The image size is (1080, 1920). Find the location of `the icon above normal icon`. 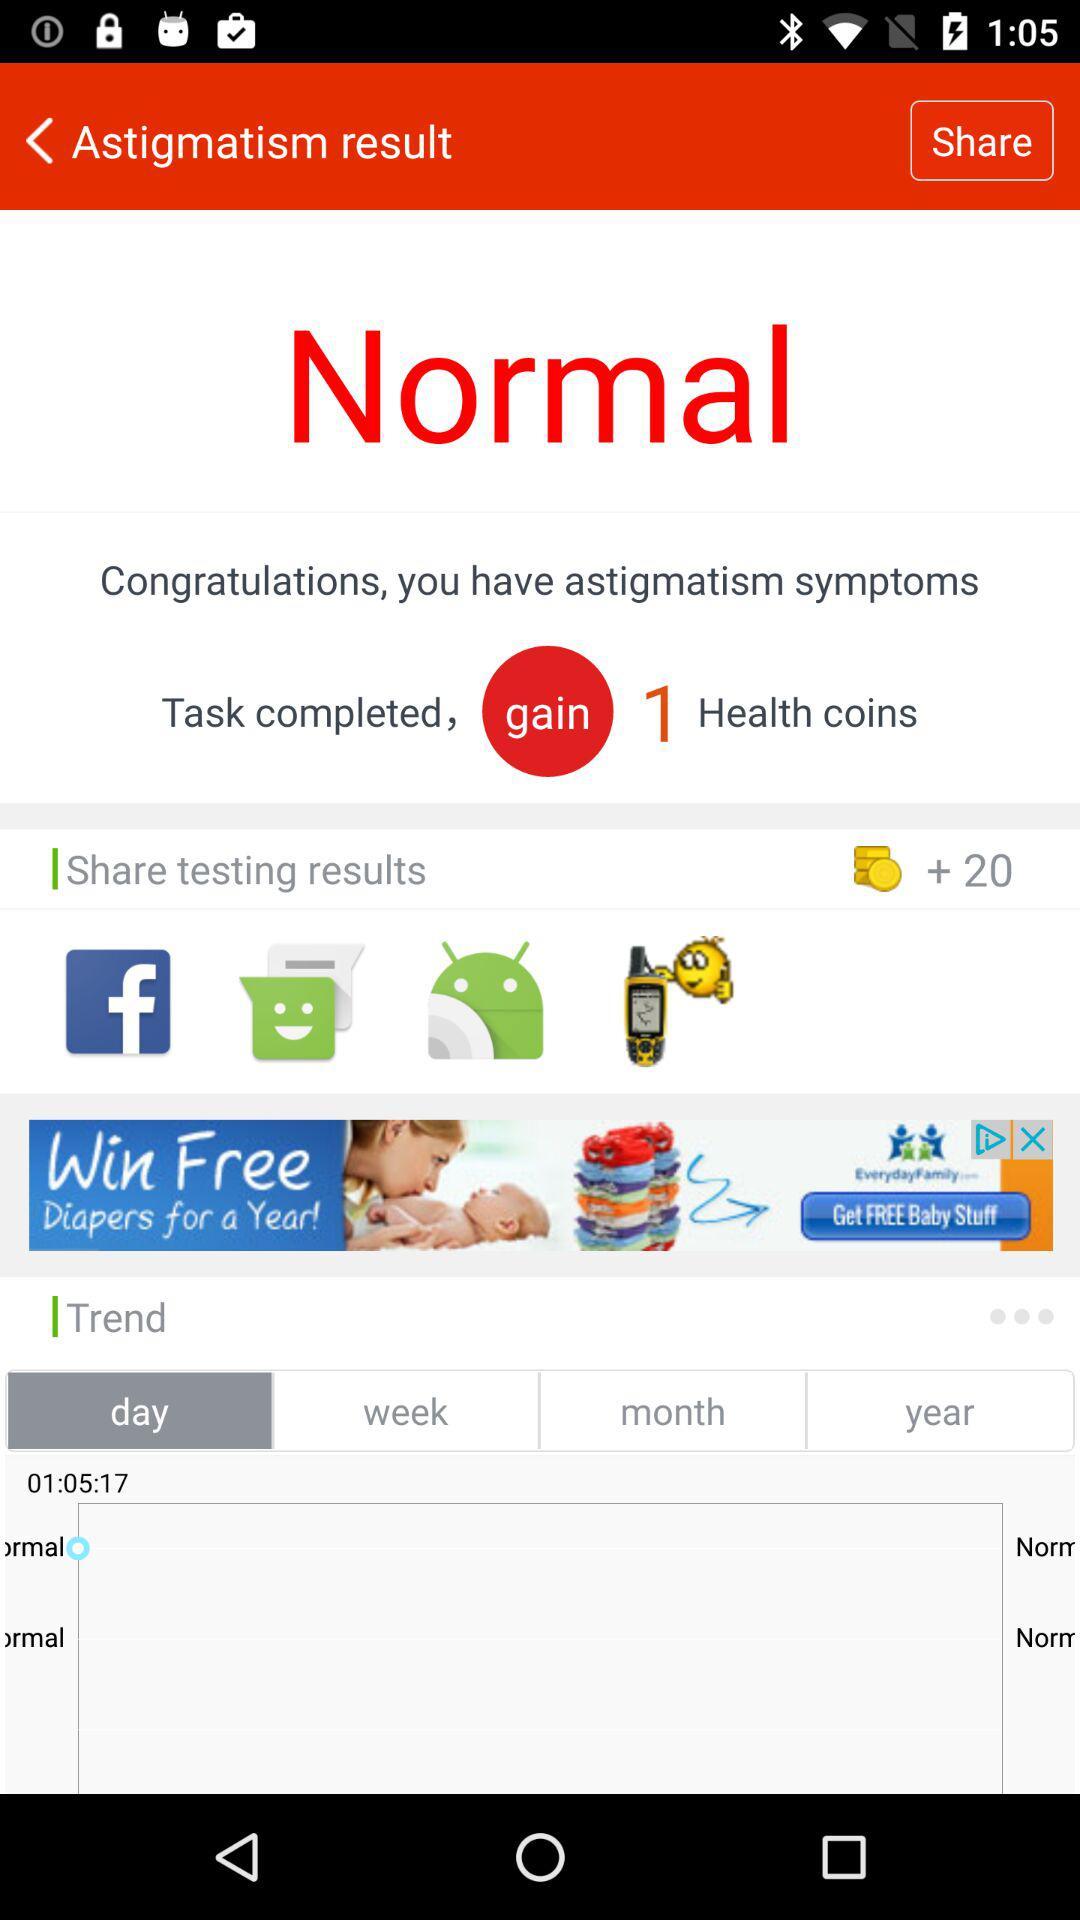

the icon above normal icon is located at coordinates (455, 139).